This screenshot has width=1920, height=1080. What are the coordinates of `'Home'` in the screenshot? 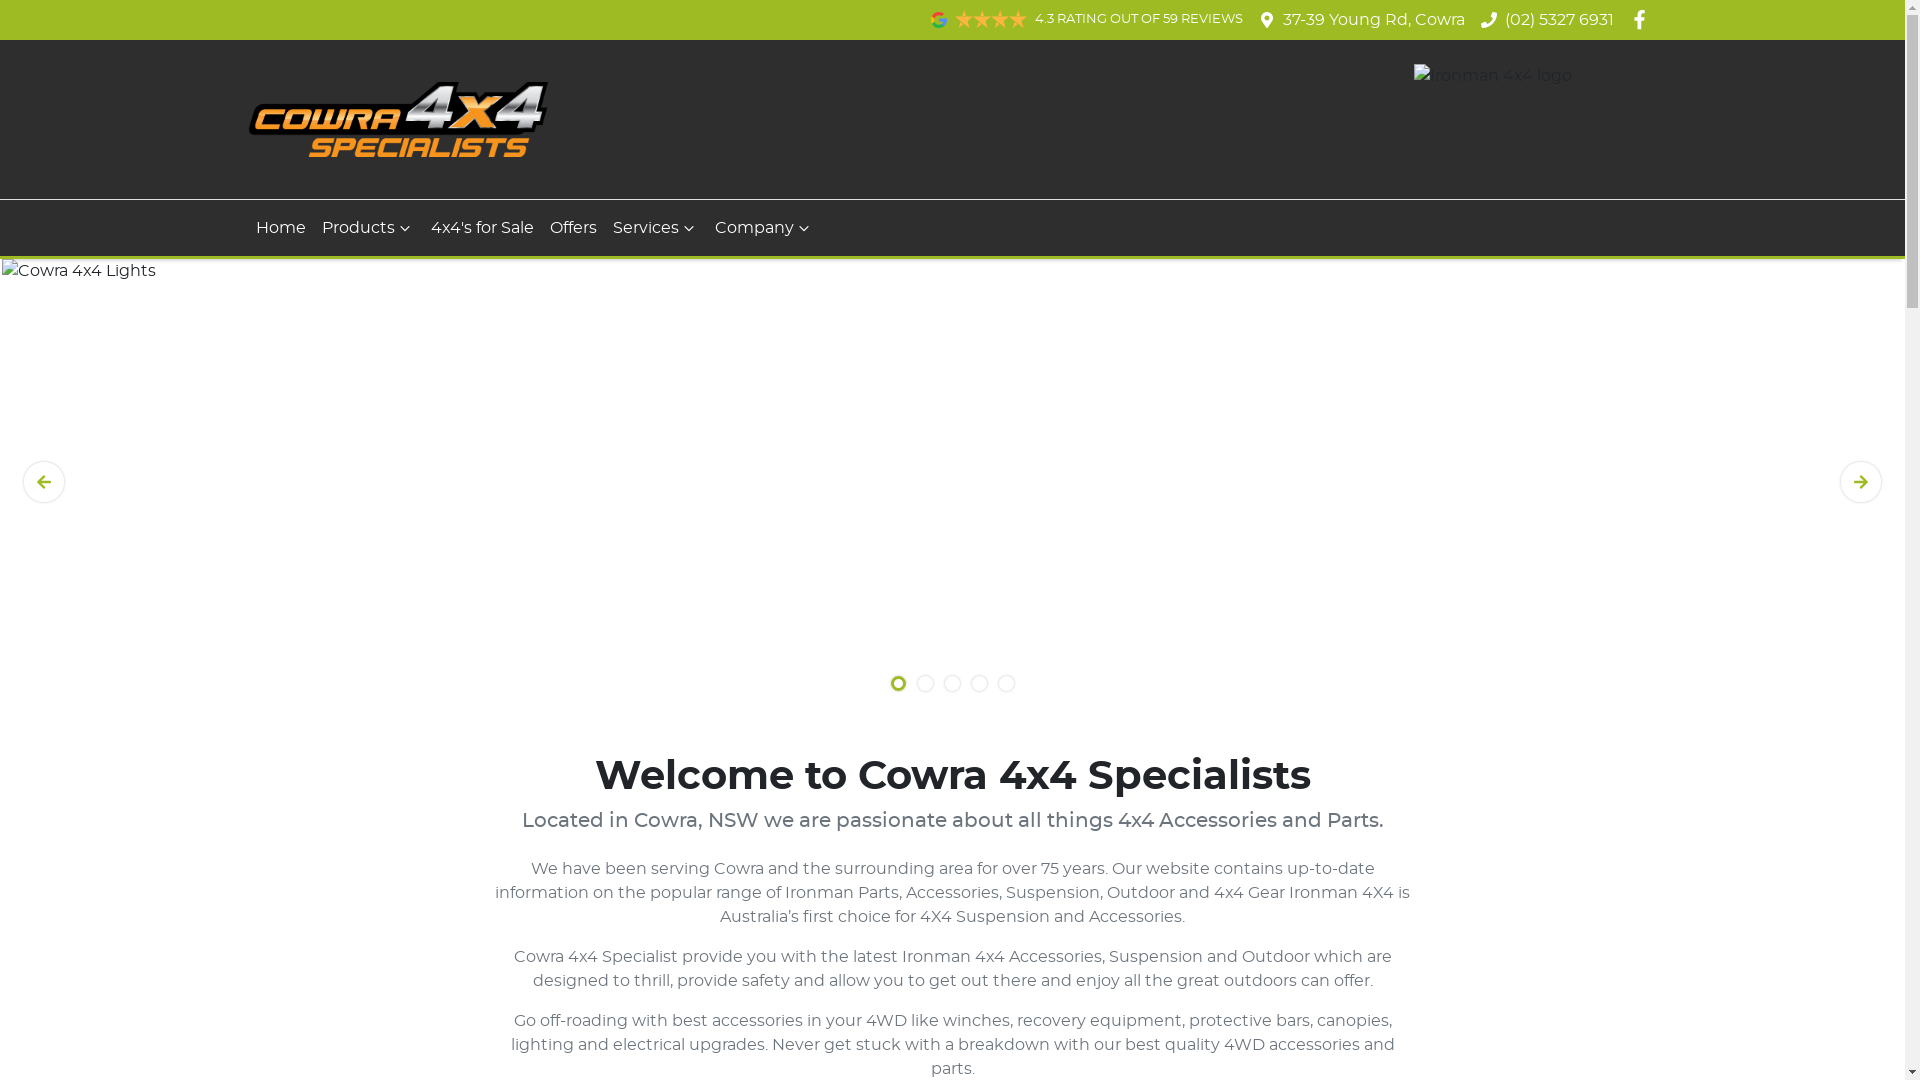 It's located at (280, 226).